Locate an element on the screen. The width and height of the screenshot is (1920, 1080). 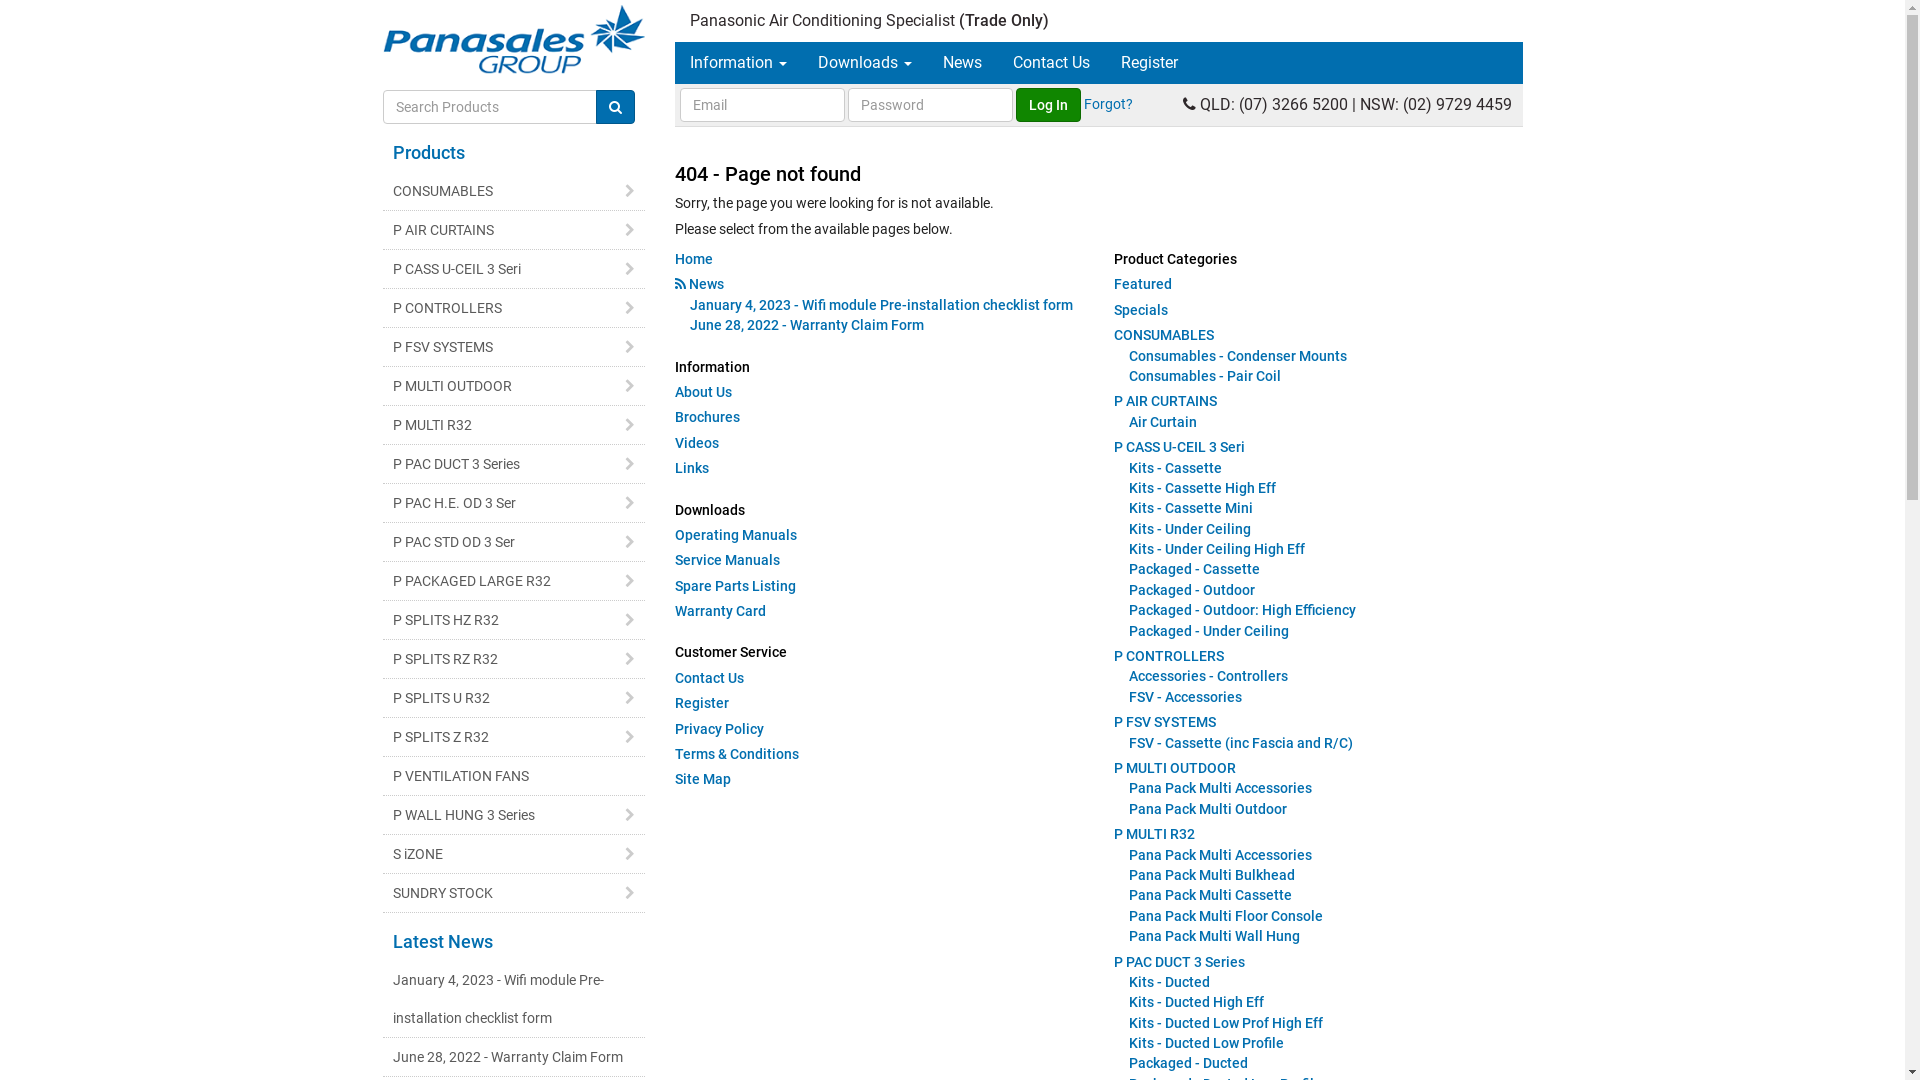
'P FSV SYSTEMS' is located at coordinates (513, 346).